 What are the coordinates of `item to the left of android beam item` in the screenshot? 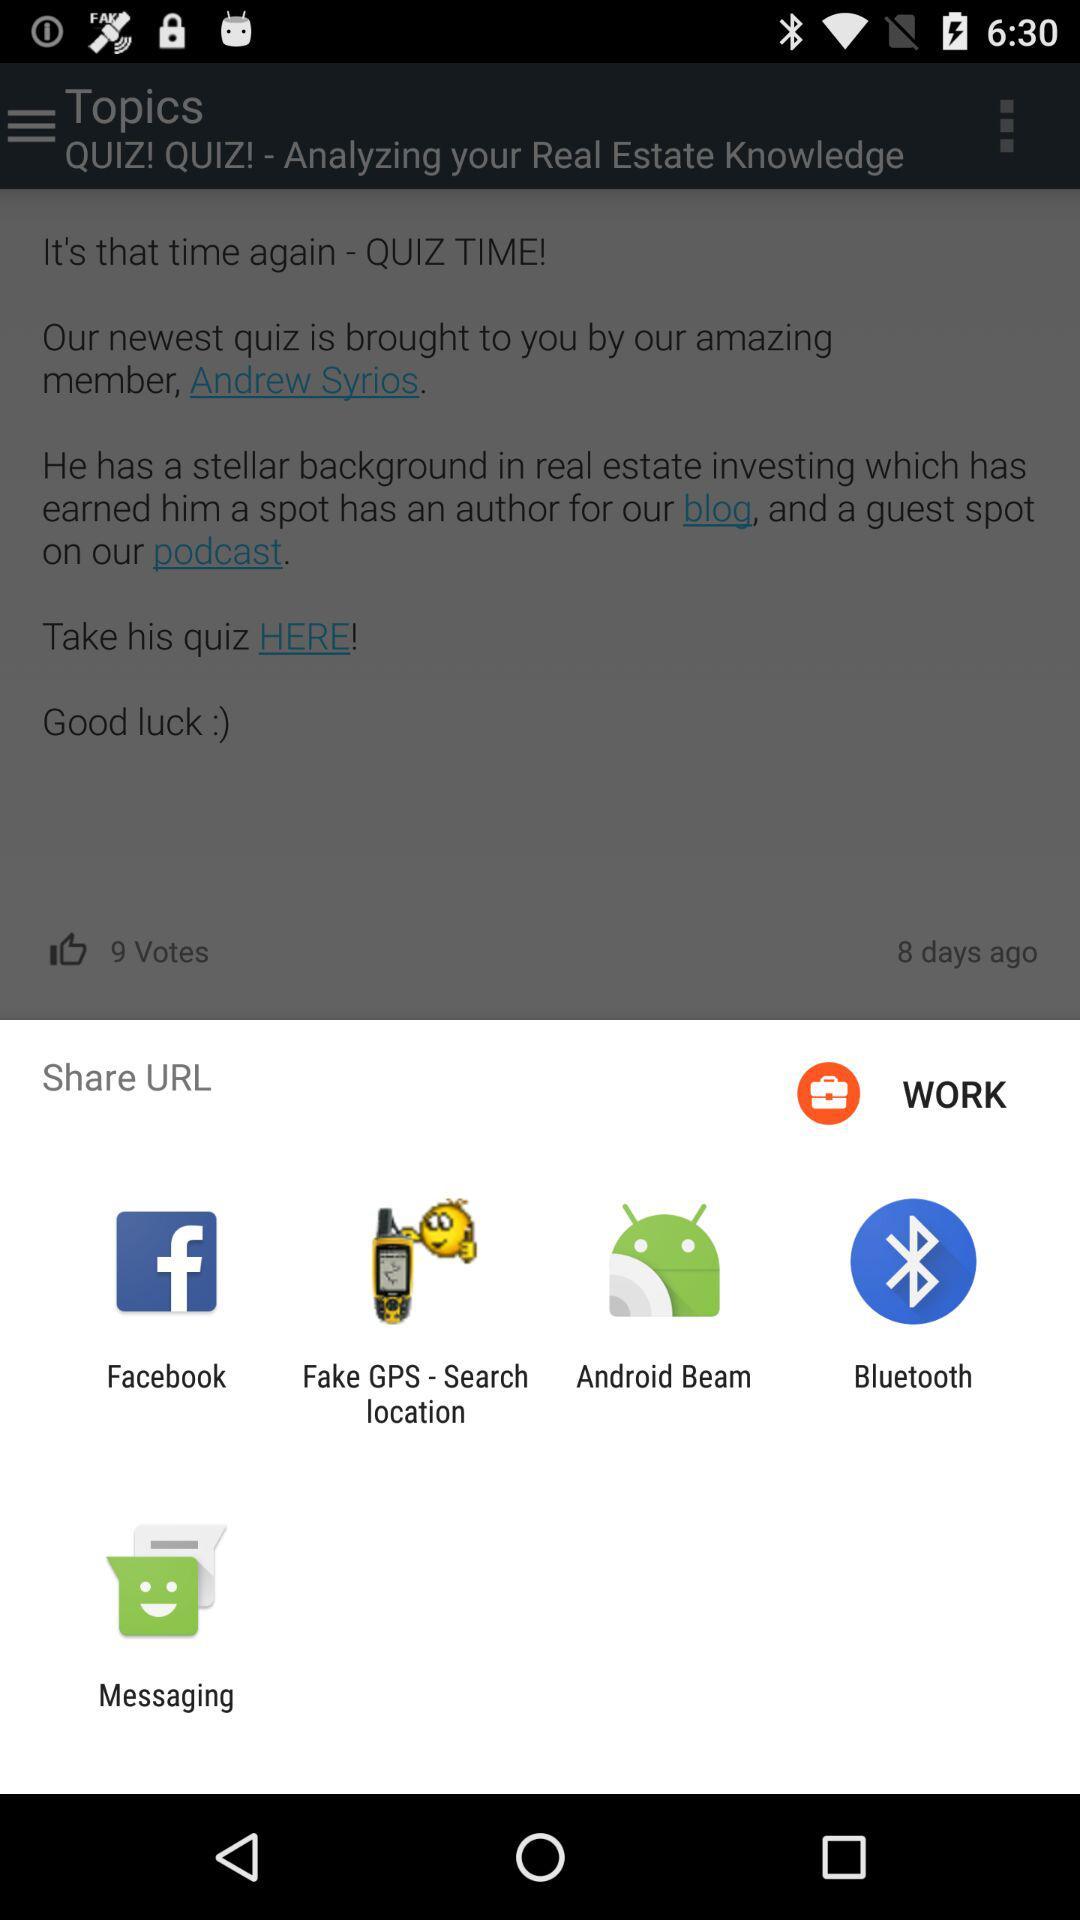 It's located at (414, 1392).